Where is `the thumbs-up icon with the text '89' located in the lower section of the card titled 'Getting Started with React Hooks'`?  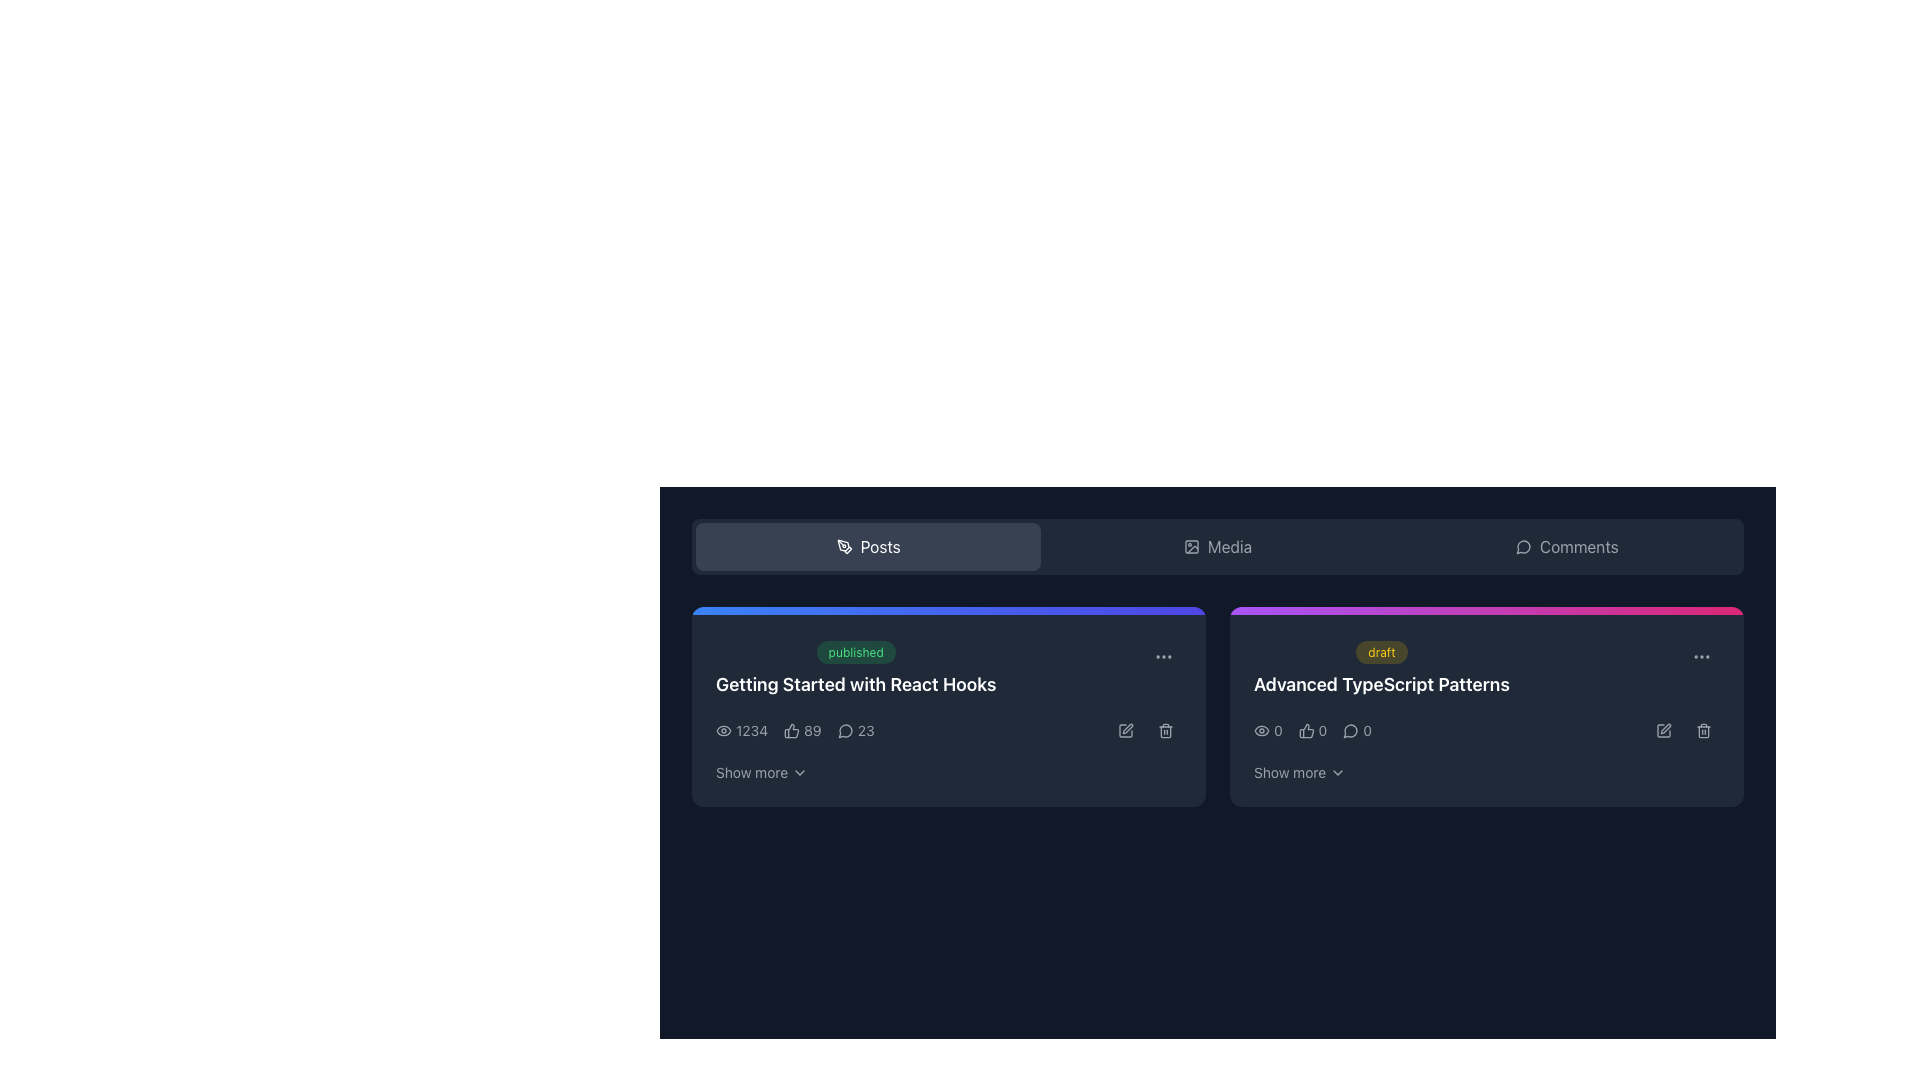 the thumbs-up icon with the text '89' located in the lower section of the card titled 'Getting Started with React Hooks' is located at coordinates (794, 731).